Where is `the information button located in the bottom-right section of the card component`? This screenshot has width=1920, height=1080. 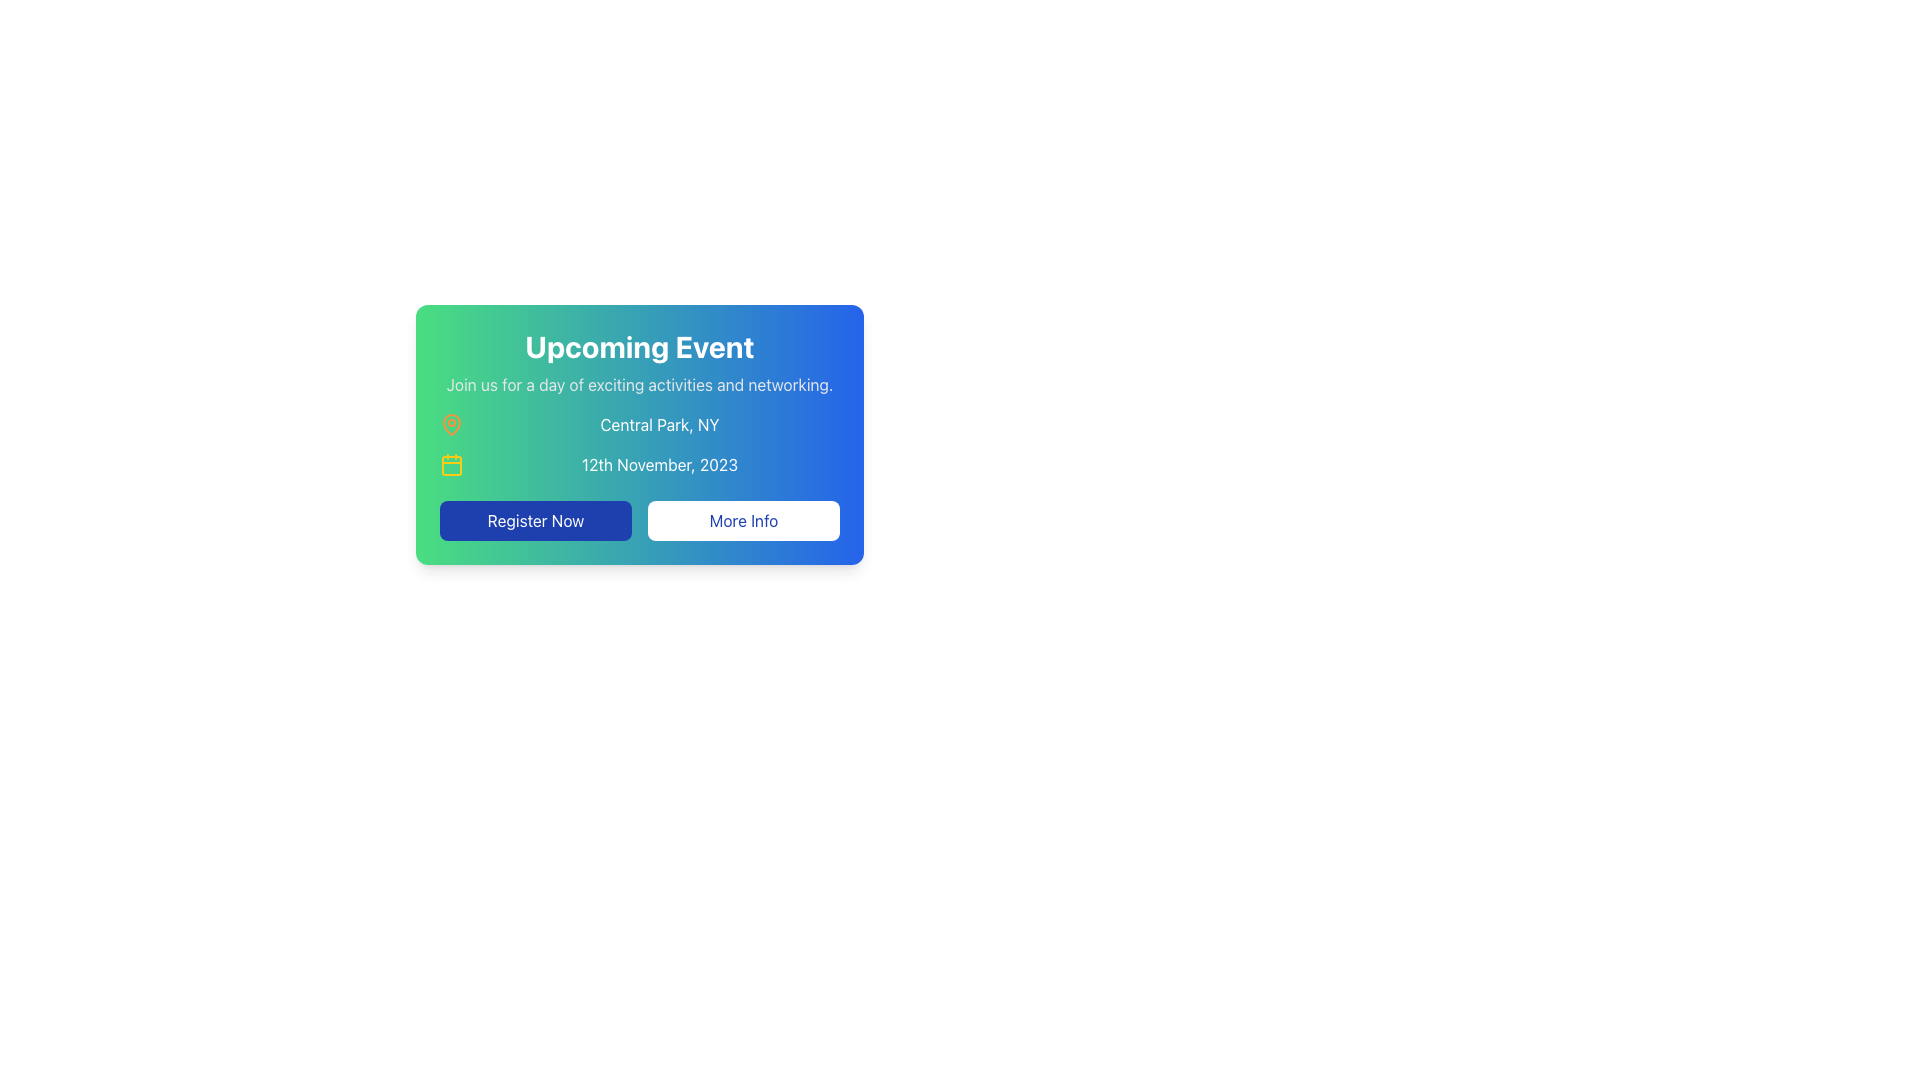 the information button located in the bottom-right section of the card component is located at coordinates (743, 519).